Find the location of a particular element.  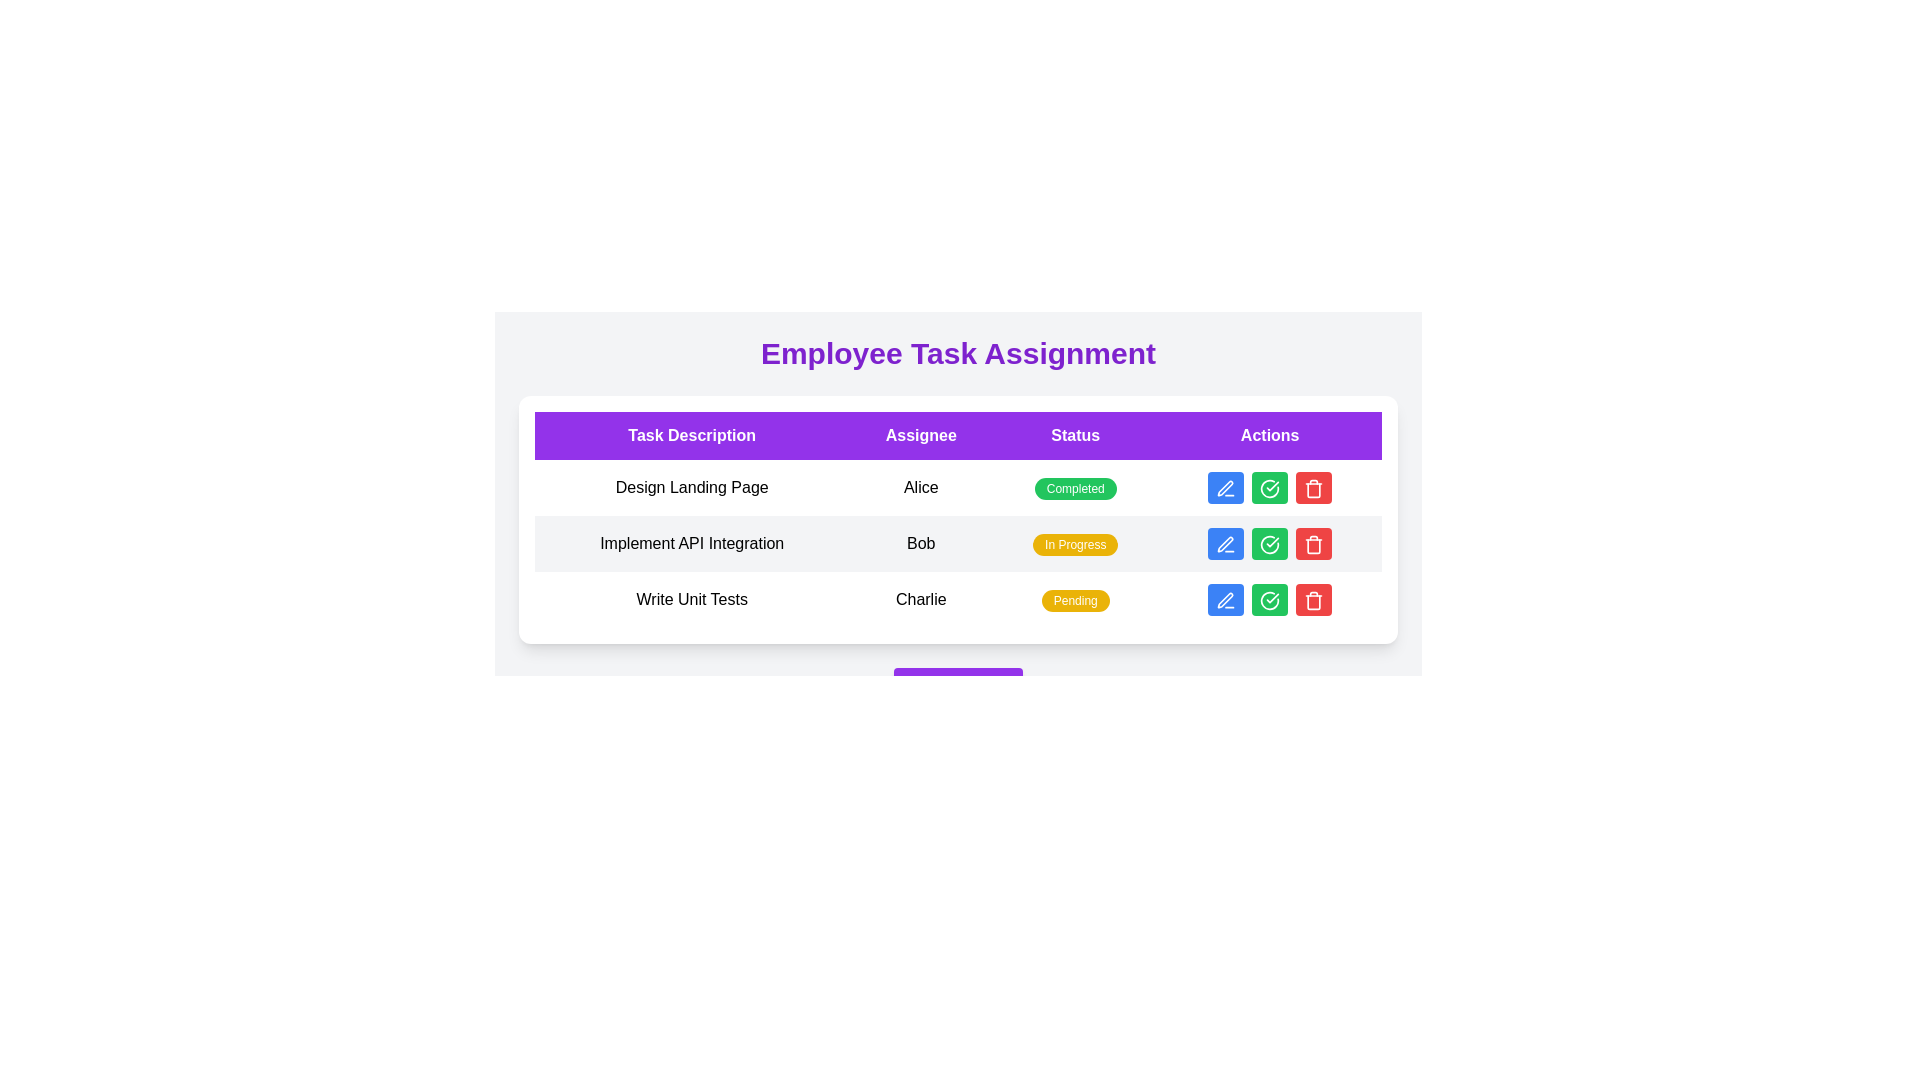

the circular green check mark icon in the 'Actions' column for the 'Implement API Integration' task is located at coordinates (1269, 544).